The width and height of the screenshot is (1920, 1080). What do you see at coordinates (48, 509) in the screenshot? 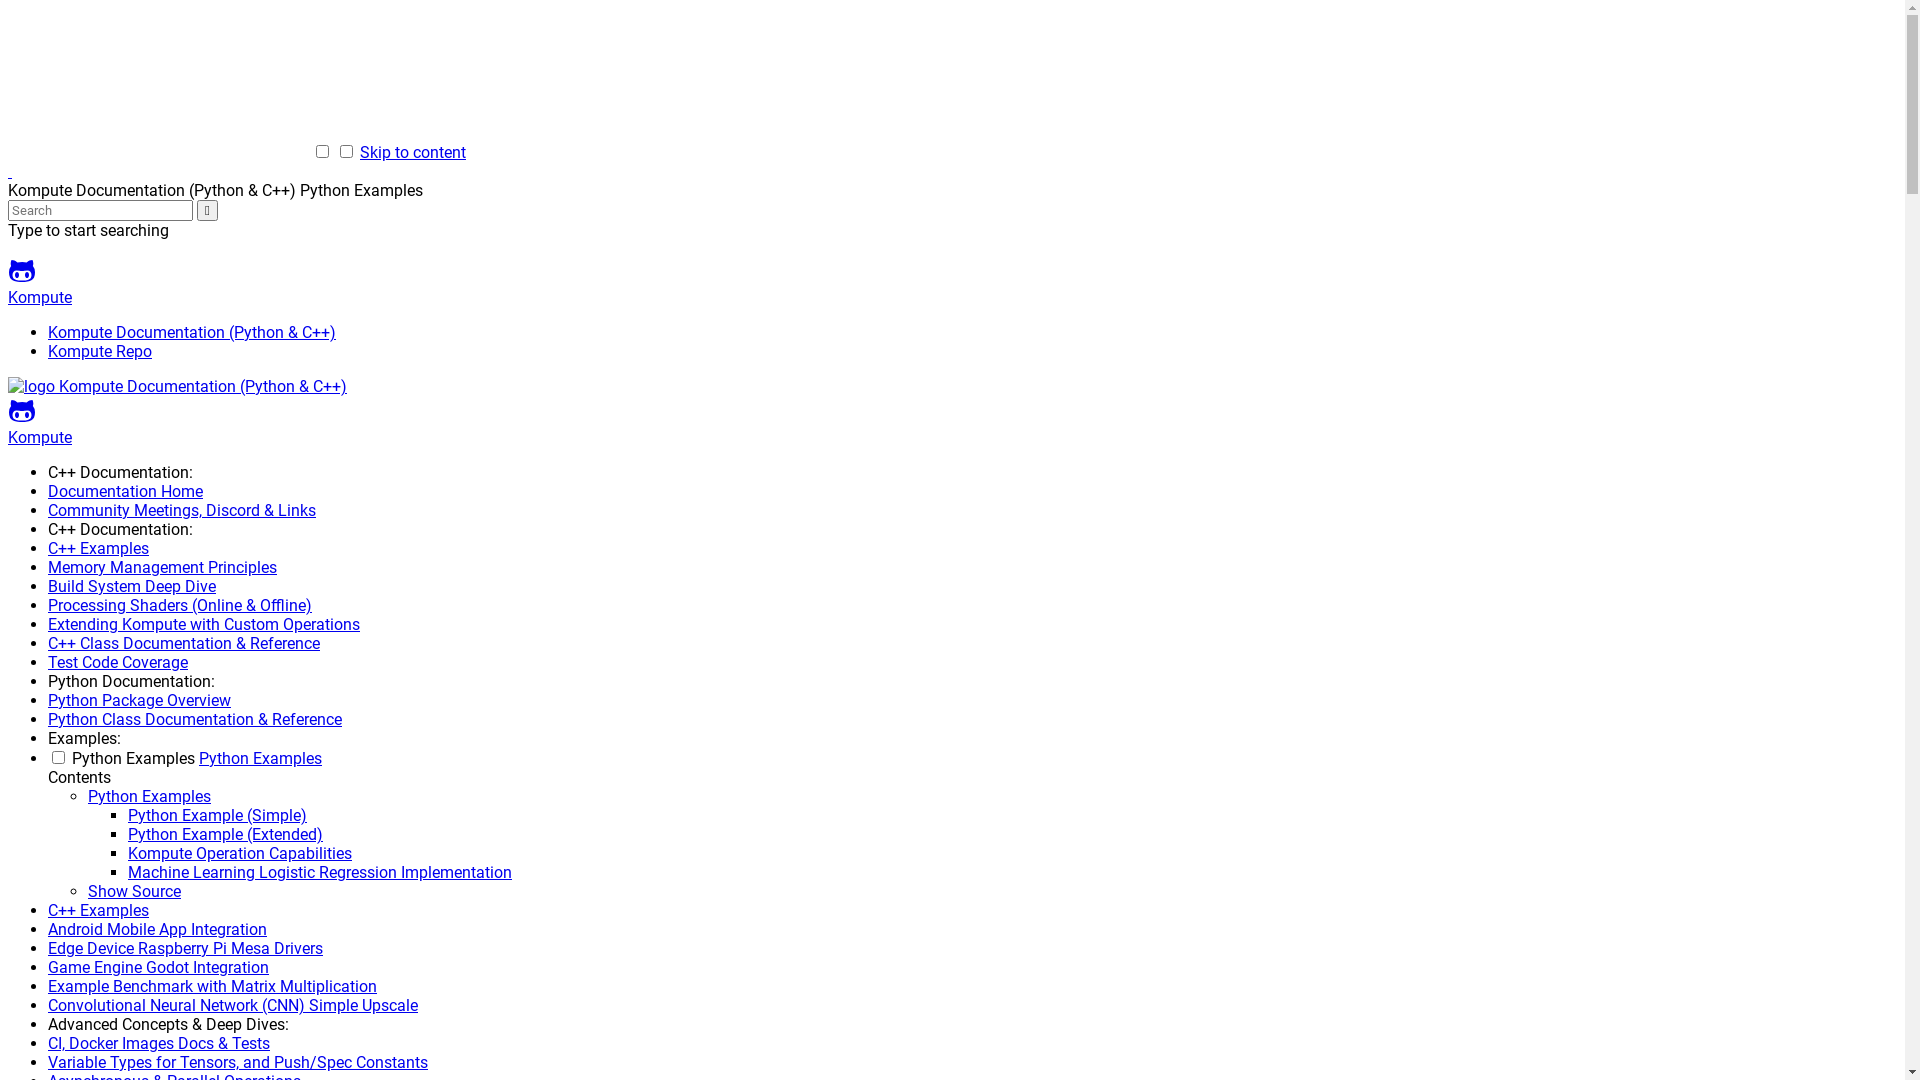
I see `'Community Meetings, Discord & Links'` at bounding box center [48, 509].